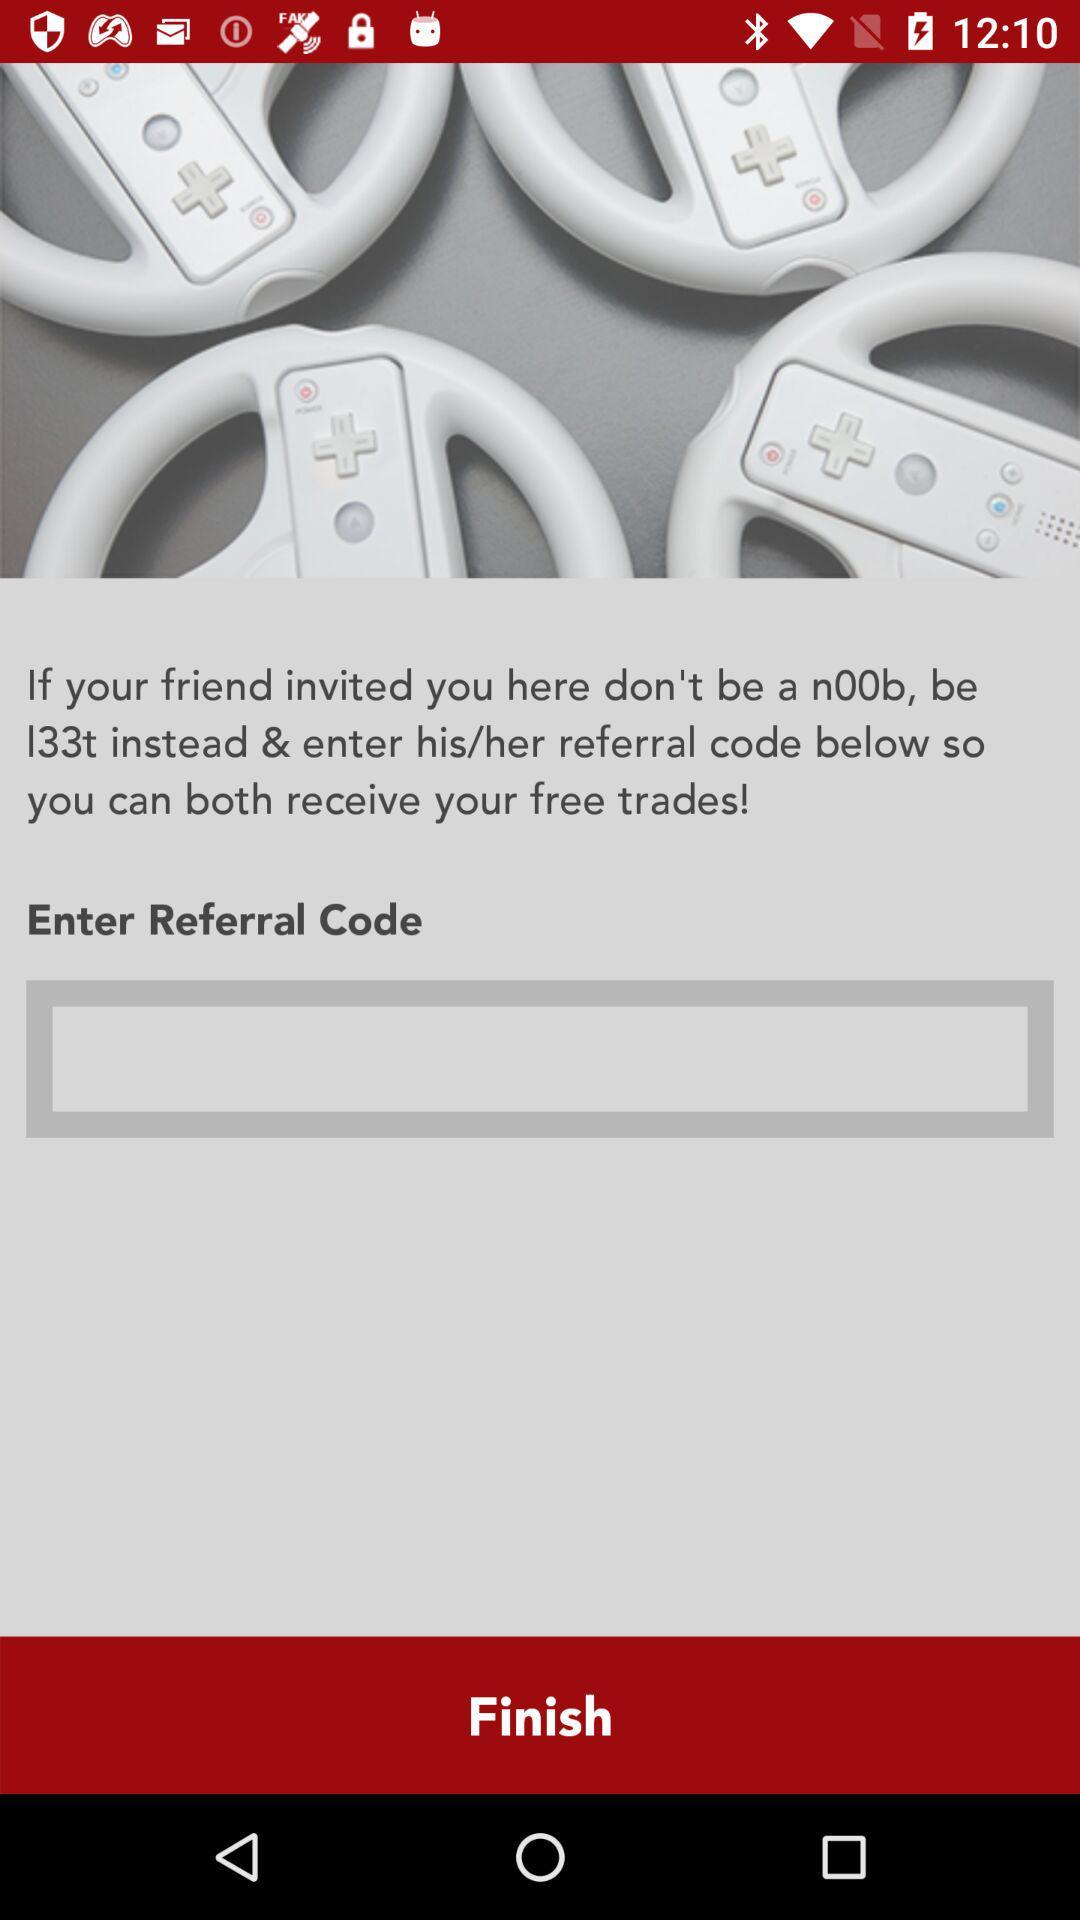  Describe the element at coordinates (540, 1714) in the screenshot. I see `the finish item` at that location.